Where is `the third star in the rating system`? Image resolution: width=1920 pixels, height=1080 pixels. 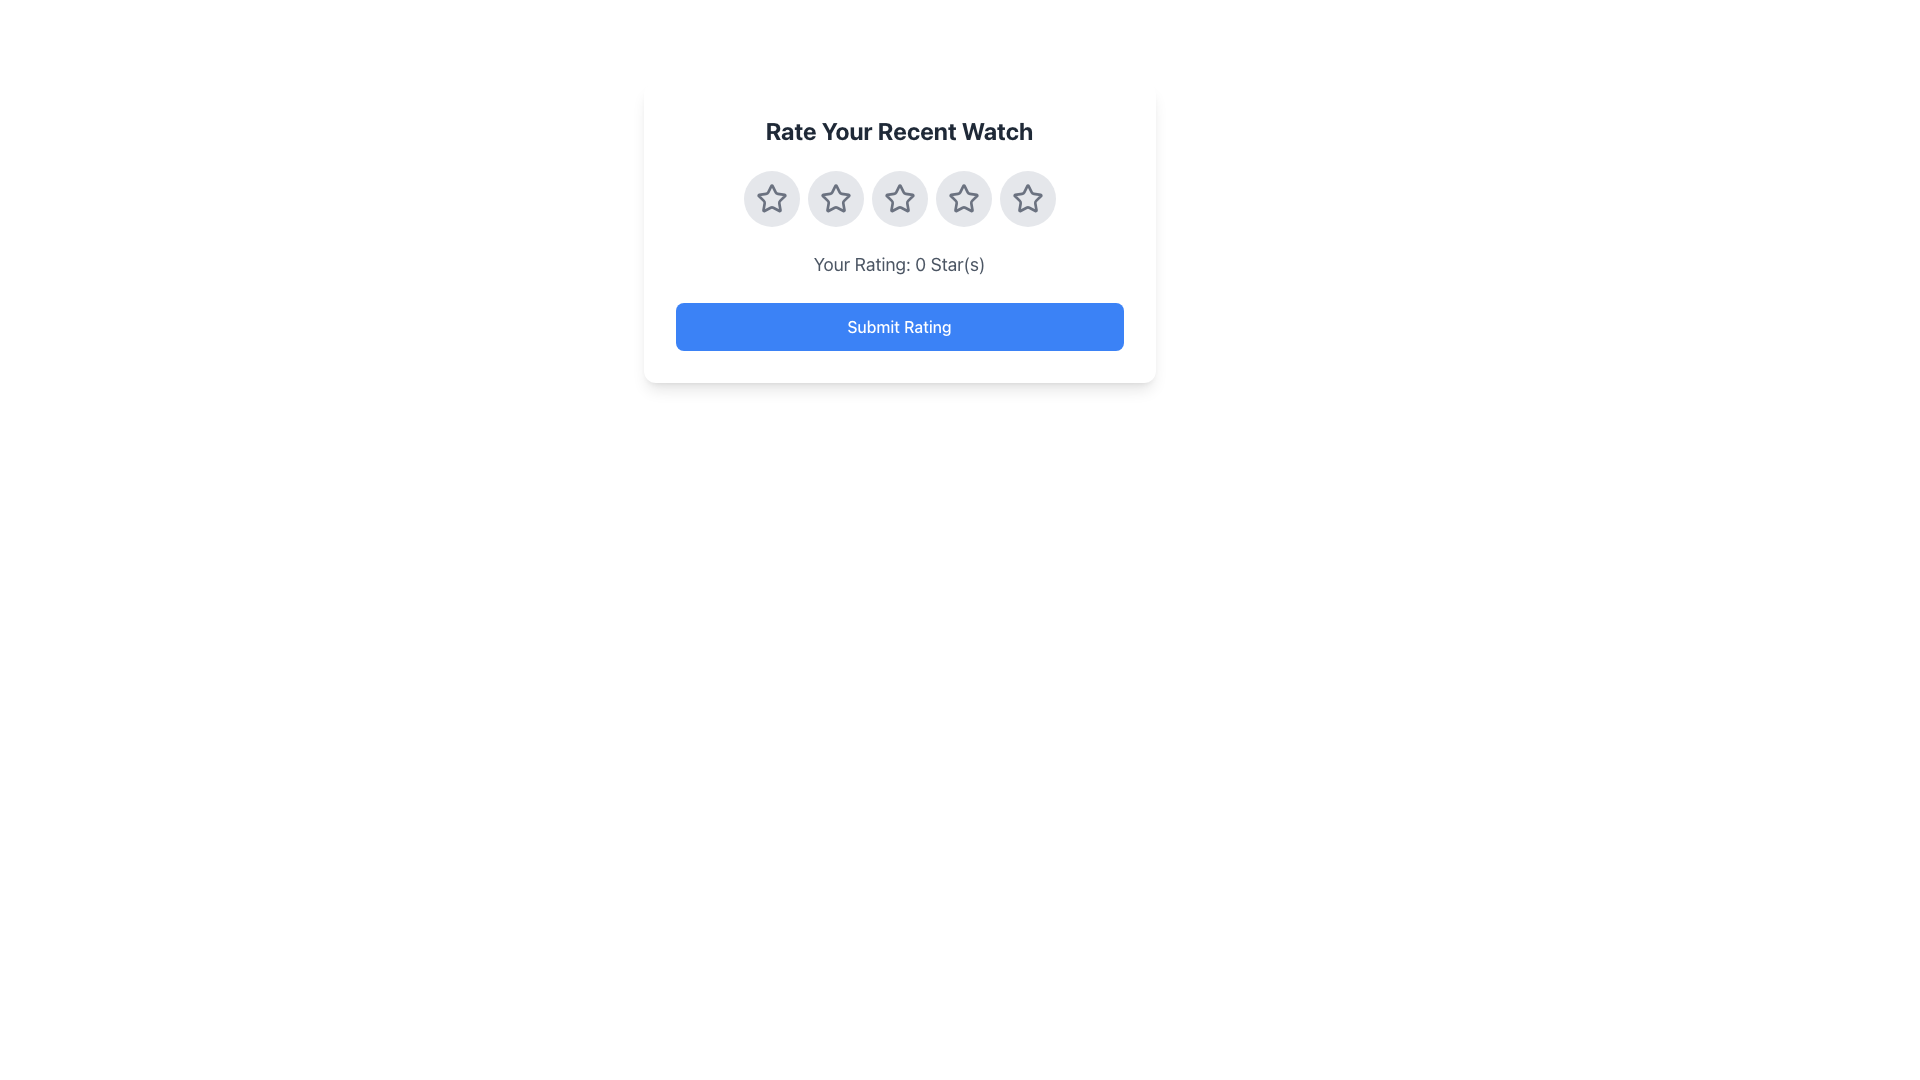
the third star in the rating system is located at coordinates (898, 199).